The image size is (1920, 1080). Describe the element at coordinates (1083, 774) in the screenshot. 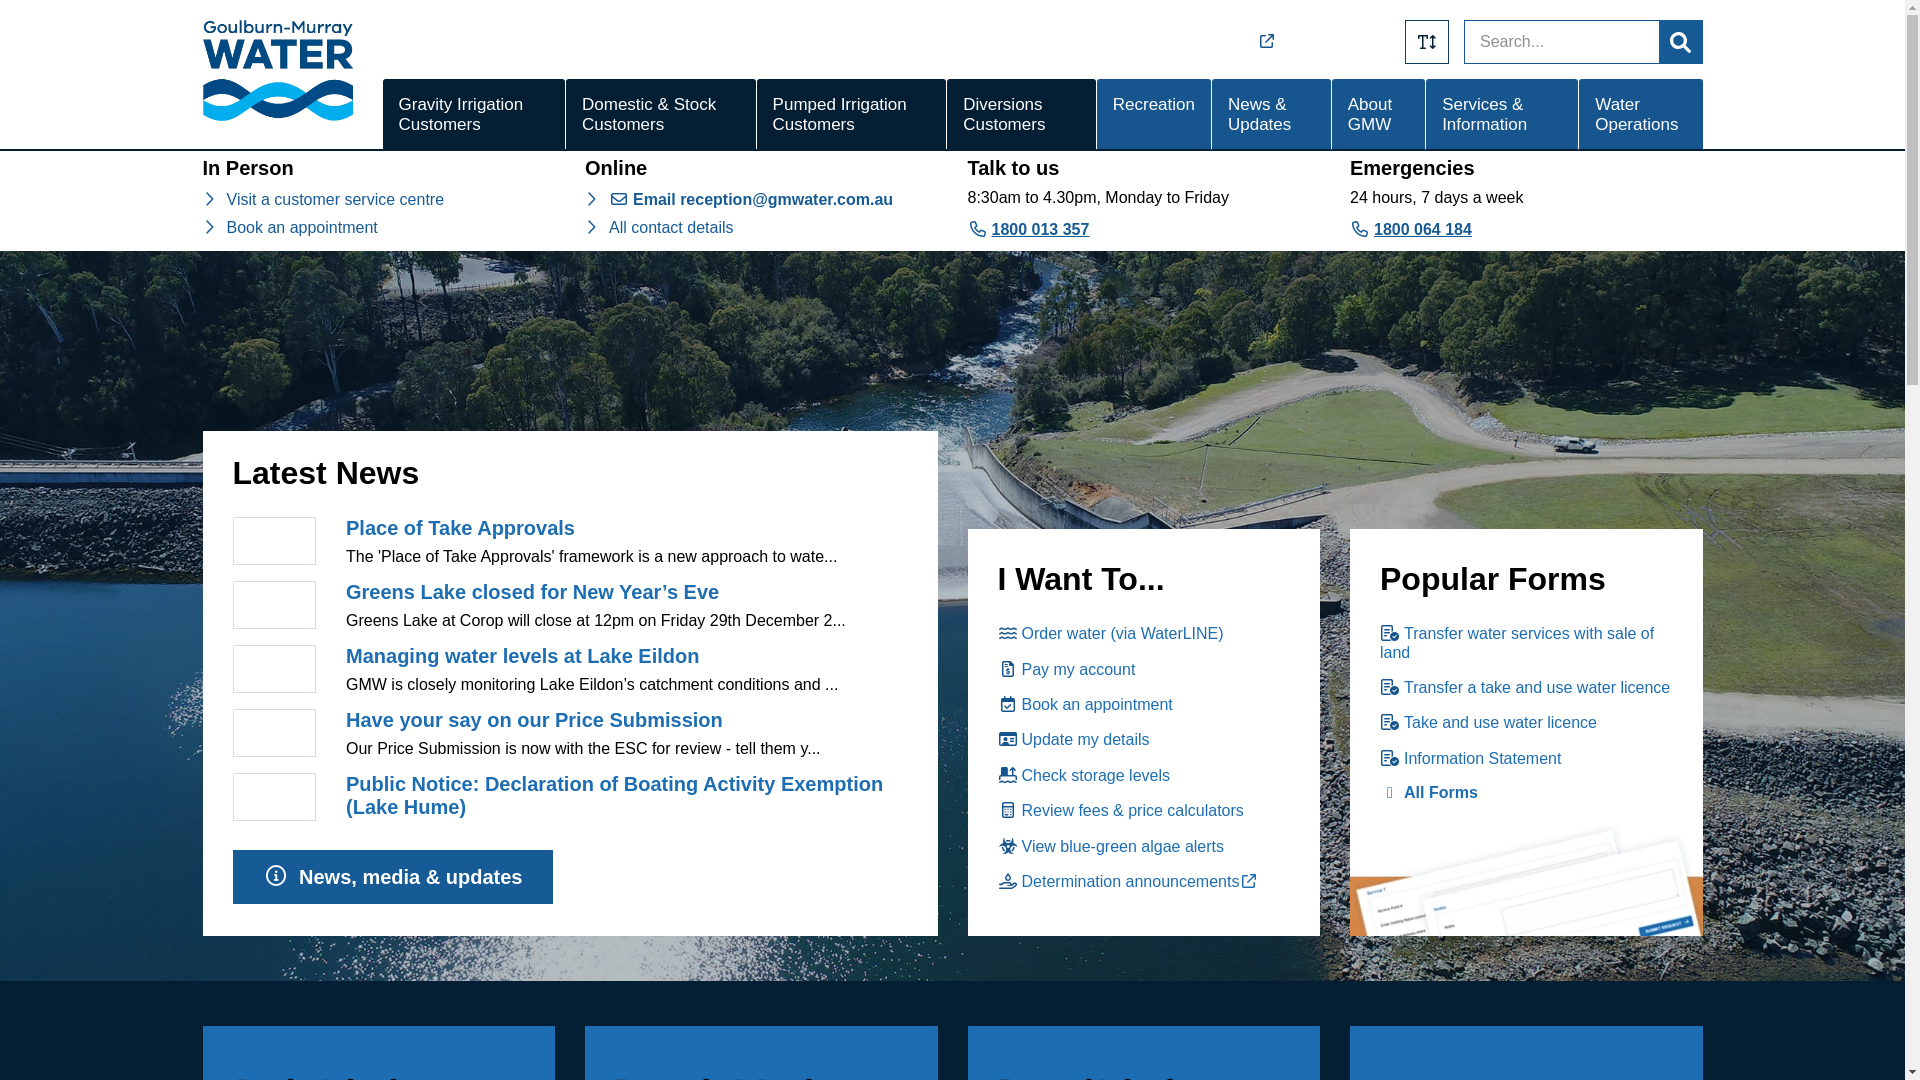

I see `'Check storage levels'` at that location.